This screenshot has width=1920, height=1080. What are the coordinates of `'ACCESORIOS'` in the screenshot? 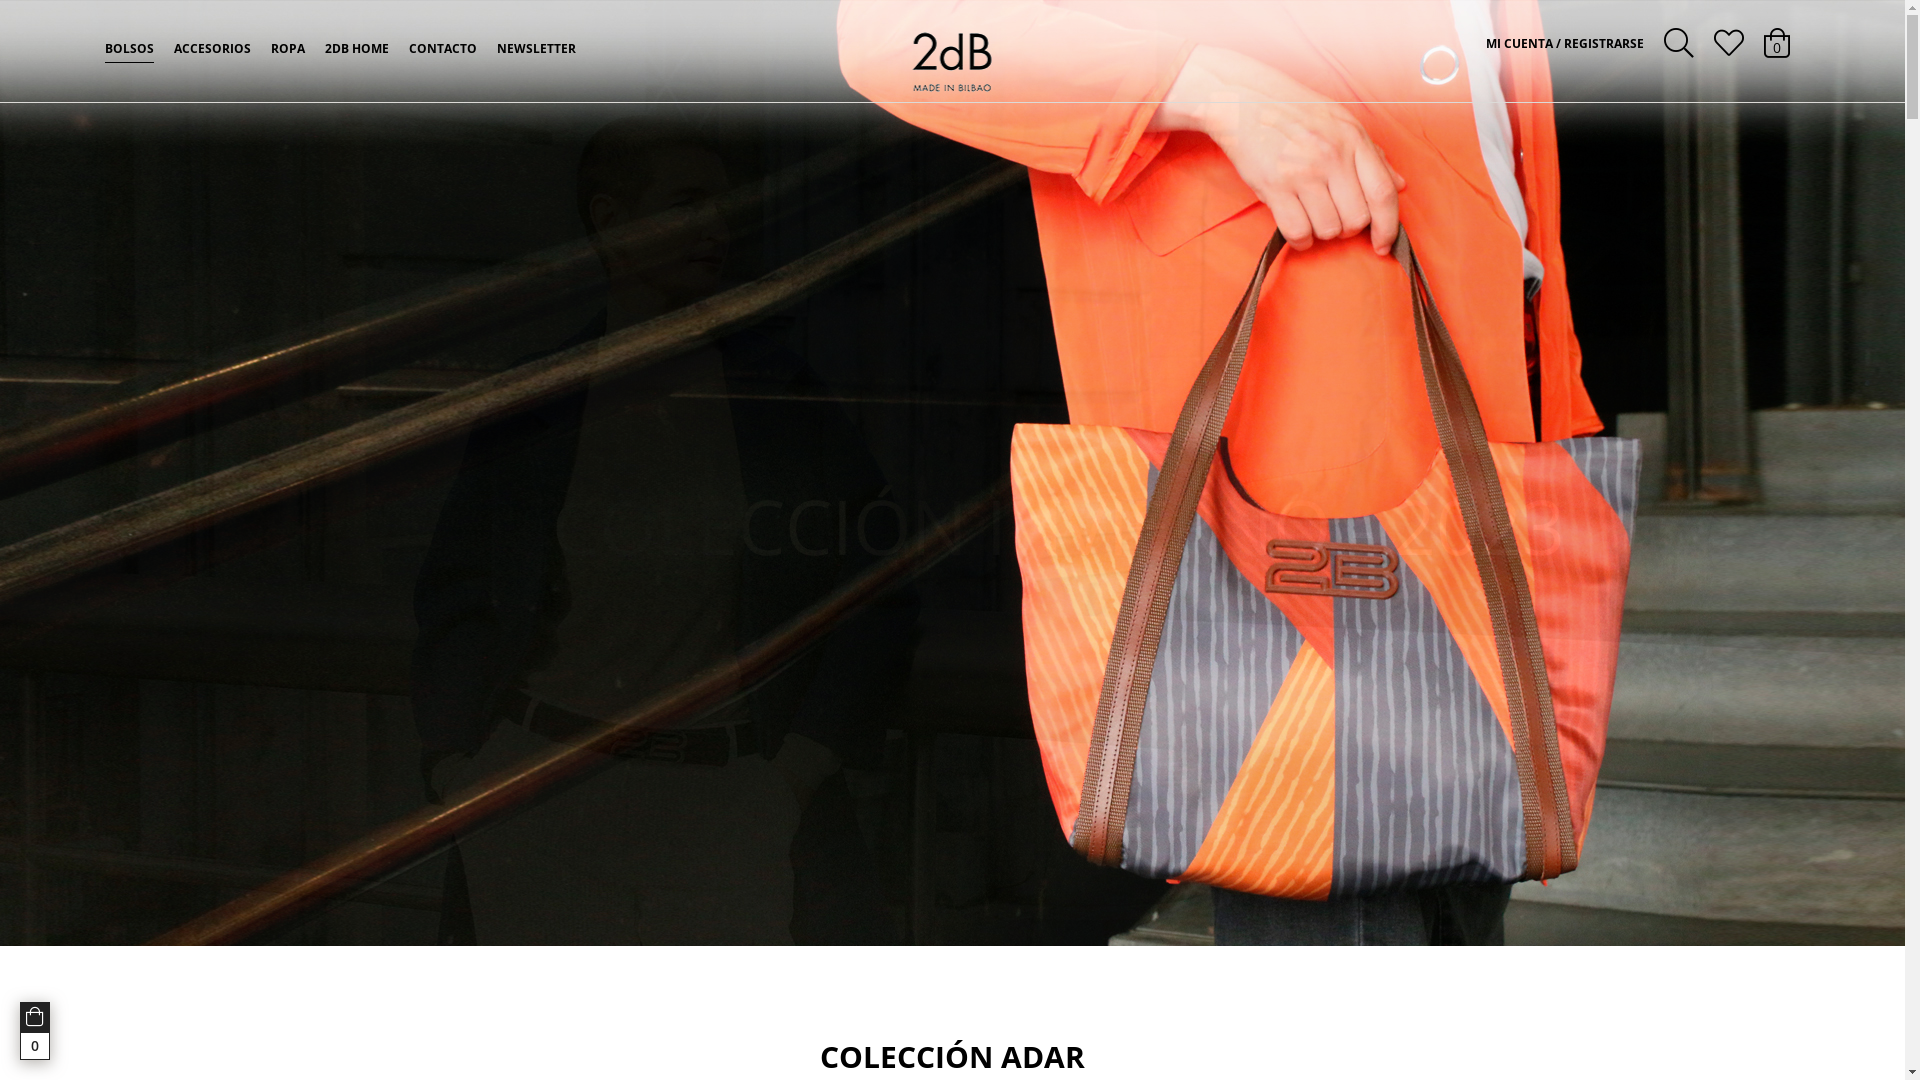 It's located at (212, 48).